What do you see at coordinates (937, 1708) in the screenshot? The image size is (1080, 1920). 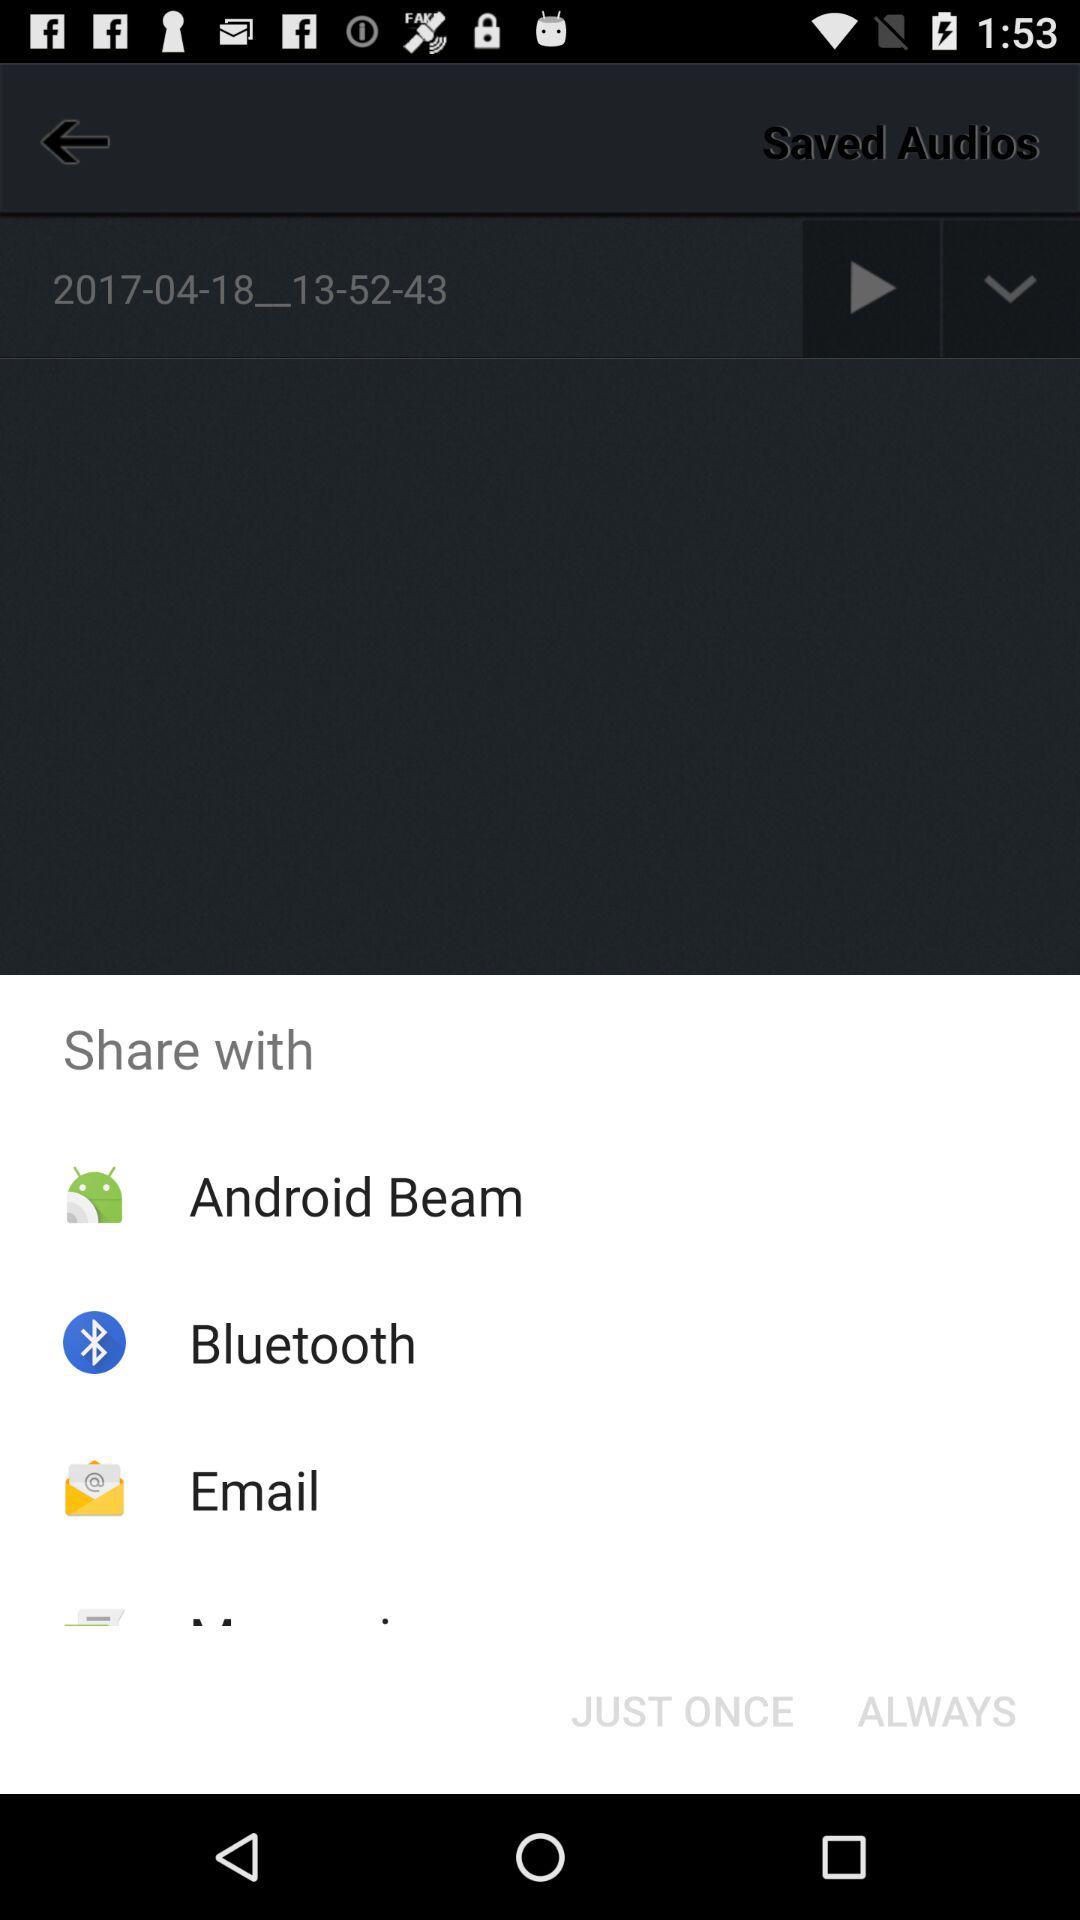 I see `item next to just once icon` at bounding box center [937, 1708].